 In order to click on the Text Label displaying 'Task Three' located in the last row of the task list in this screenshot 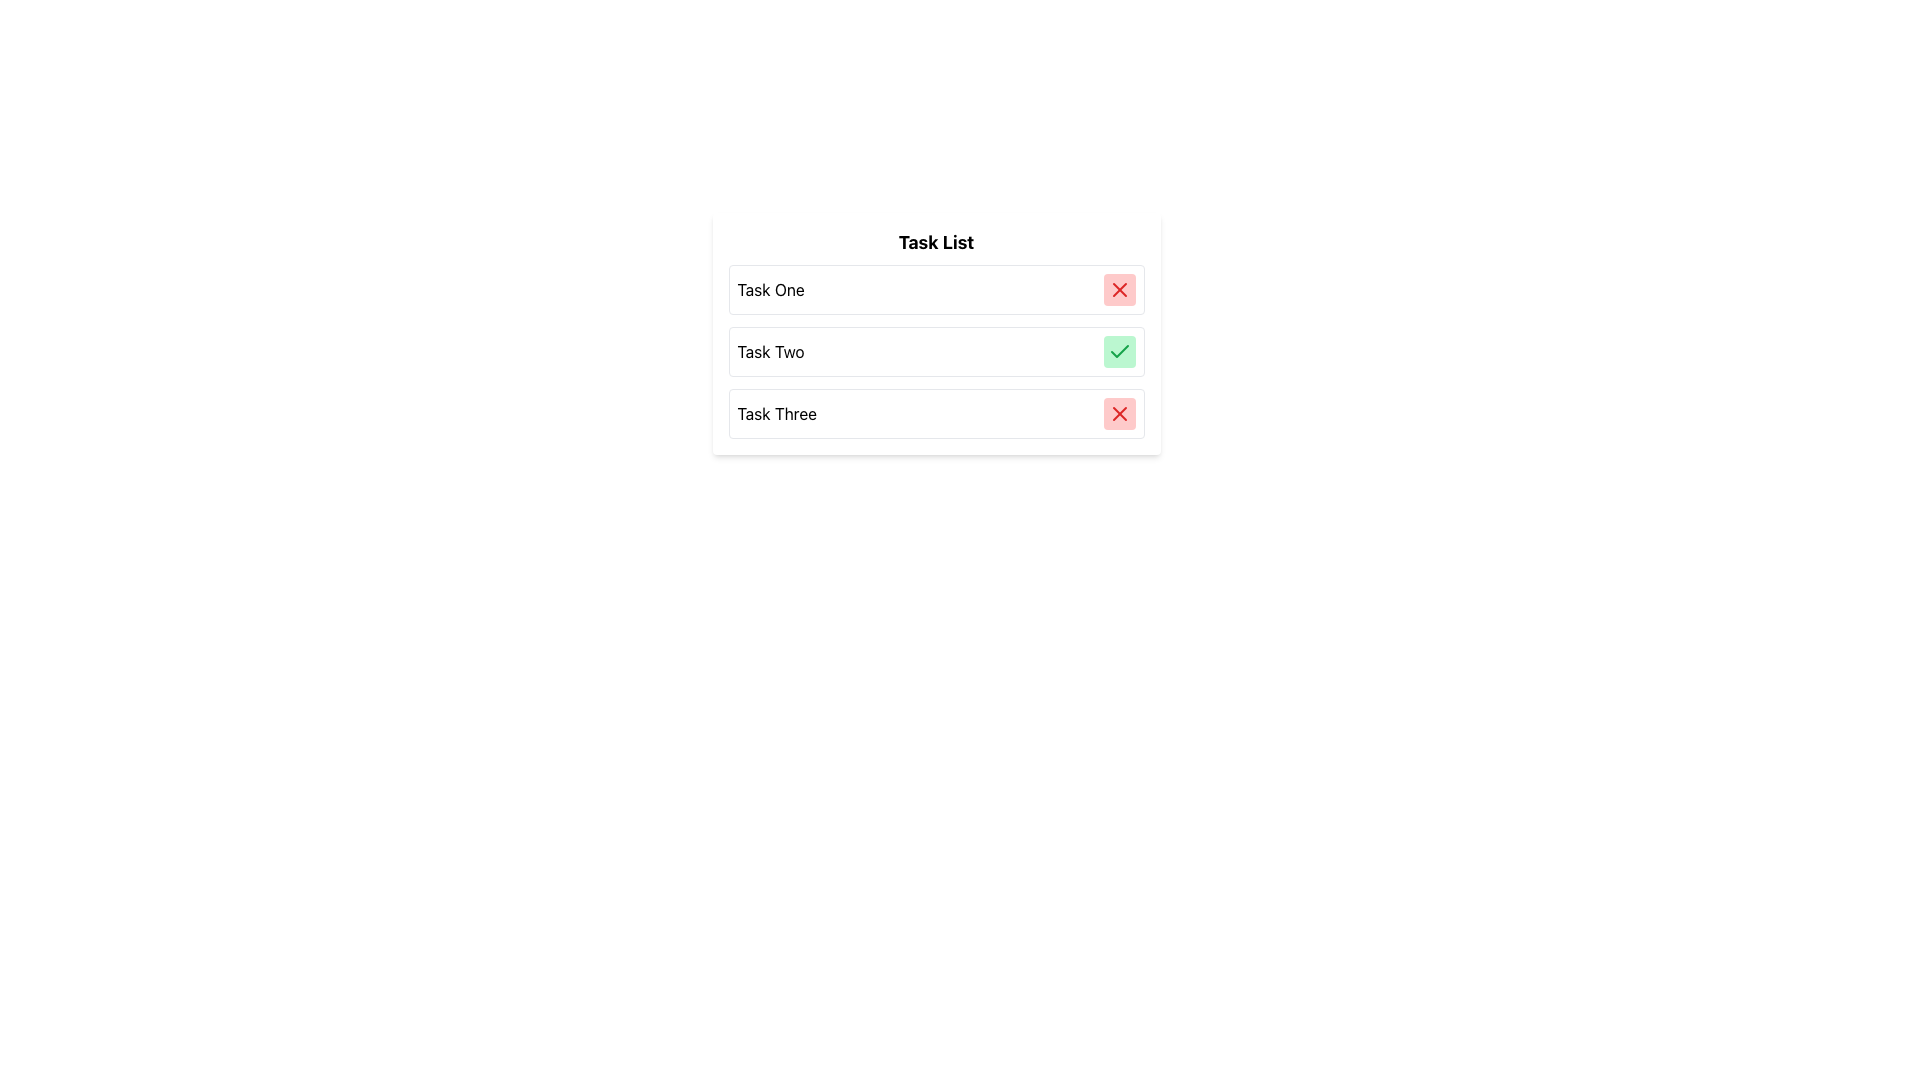, I will do `click(776, 412)`.